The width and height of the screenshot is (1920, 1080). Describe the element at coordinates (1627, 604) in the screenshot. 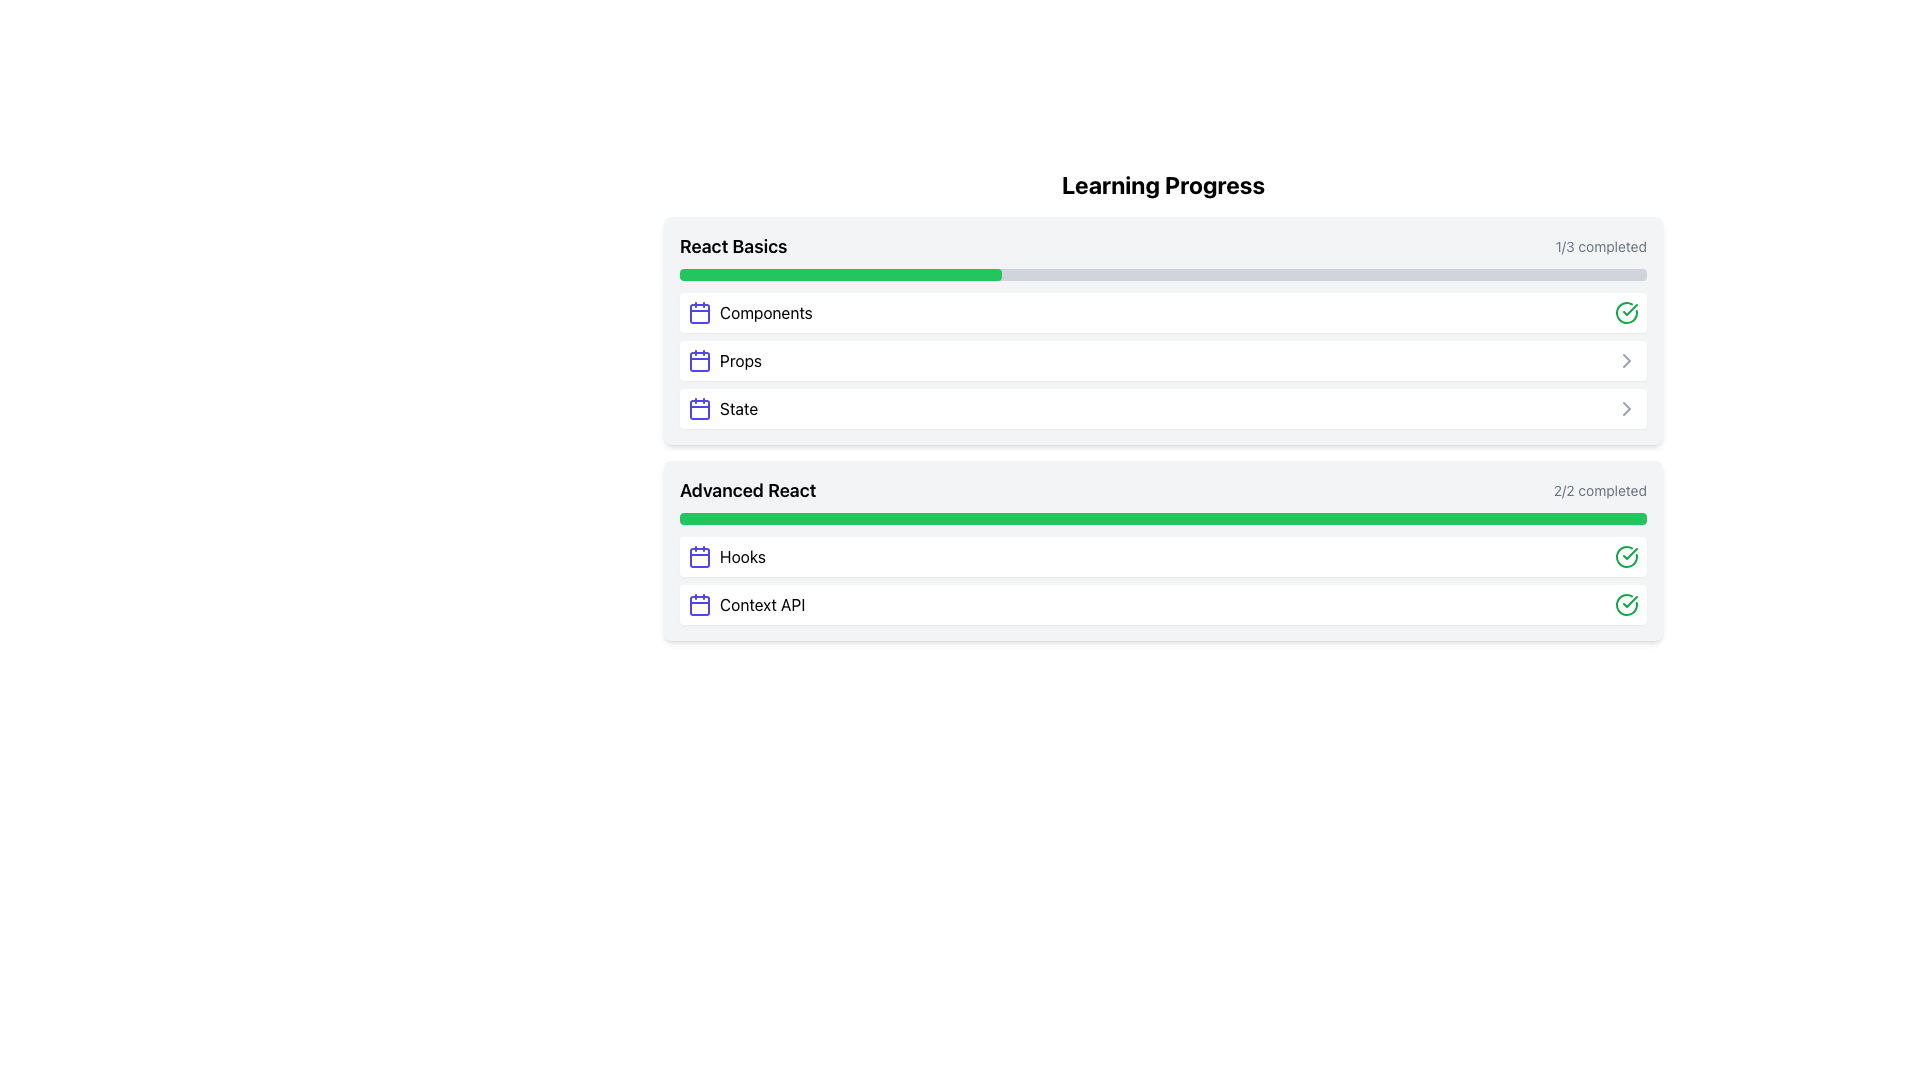

I see `the status icon indicating the completion of the 'Context API' task located on the far right of the row labeled 'Context API' in the 'Advanced React' section` at that location.